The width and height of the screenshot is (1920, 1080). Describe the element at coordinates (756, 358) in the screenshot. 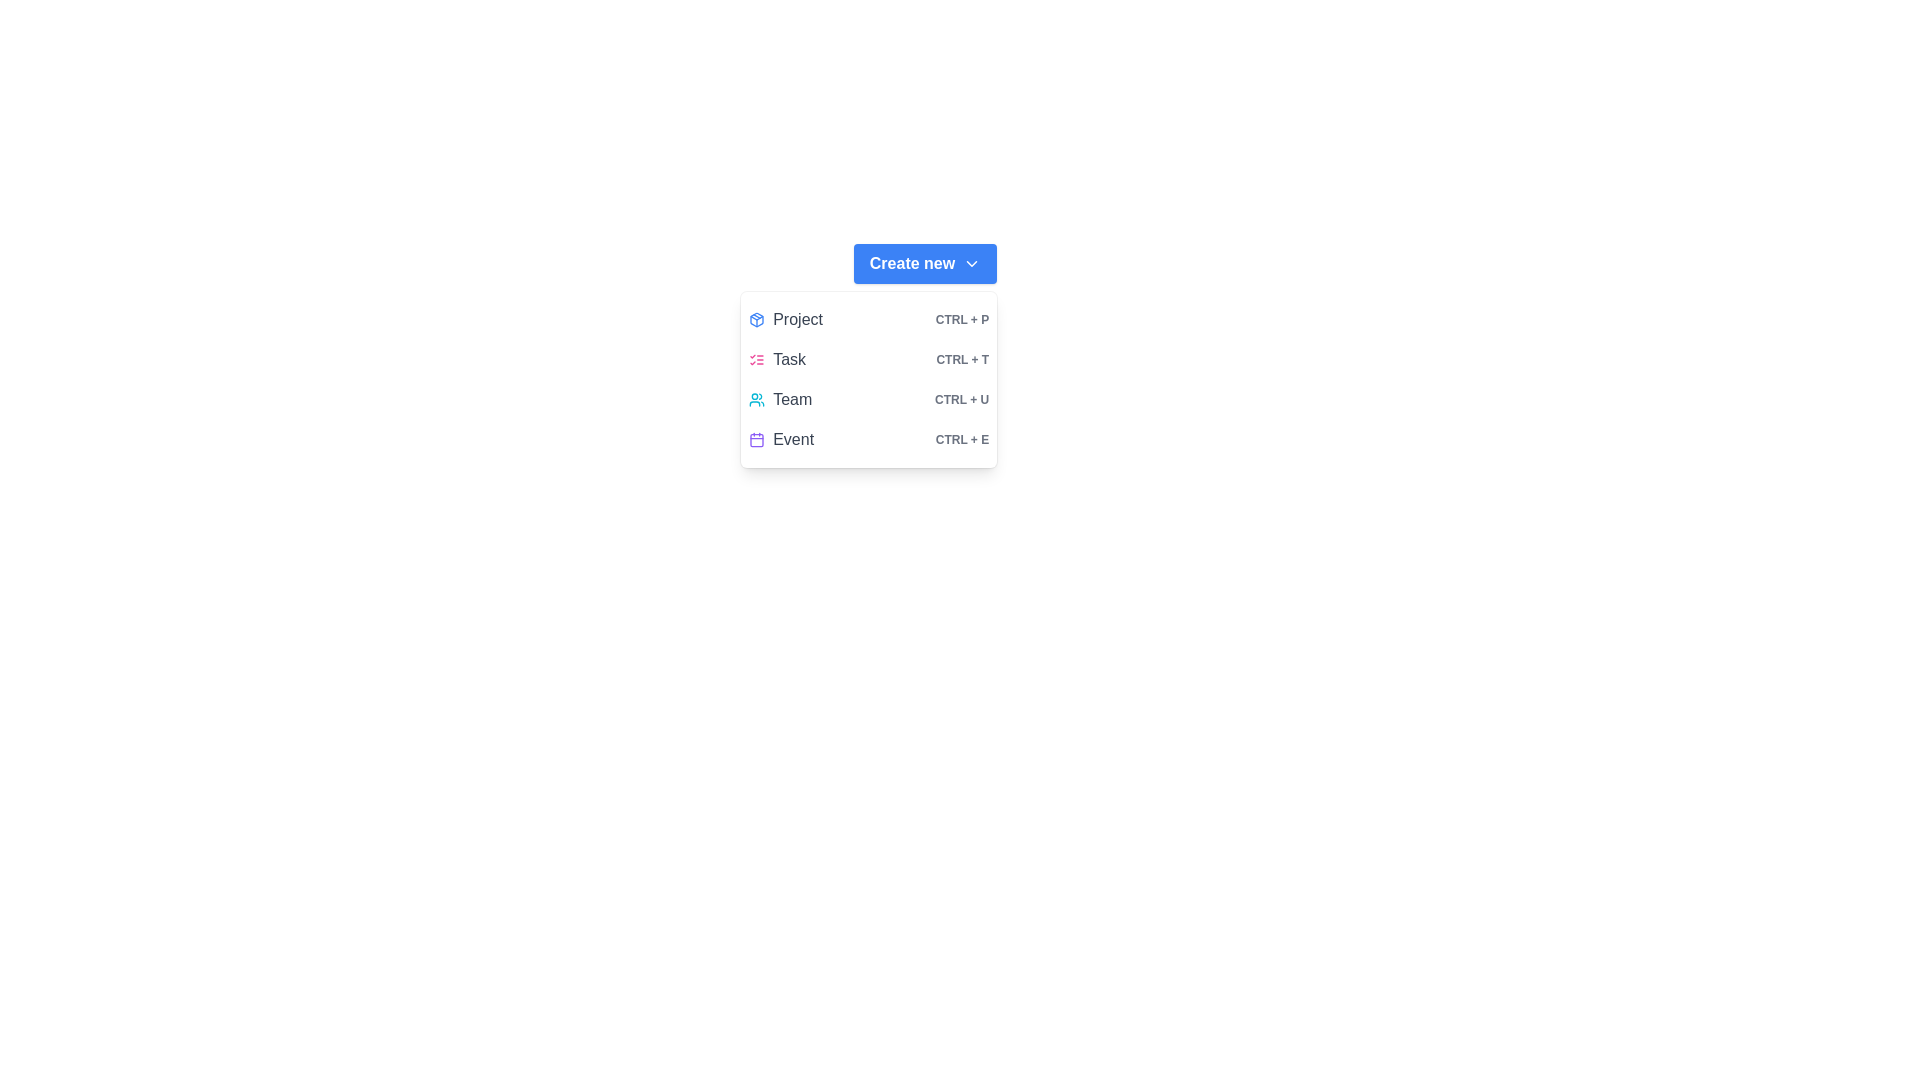

I see `the pink checklist icon located to the left of the 'Task' label in the menu` at that location.